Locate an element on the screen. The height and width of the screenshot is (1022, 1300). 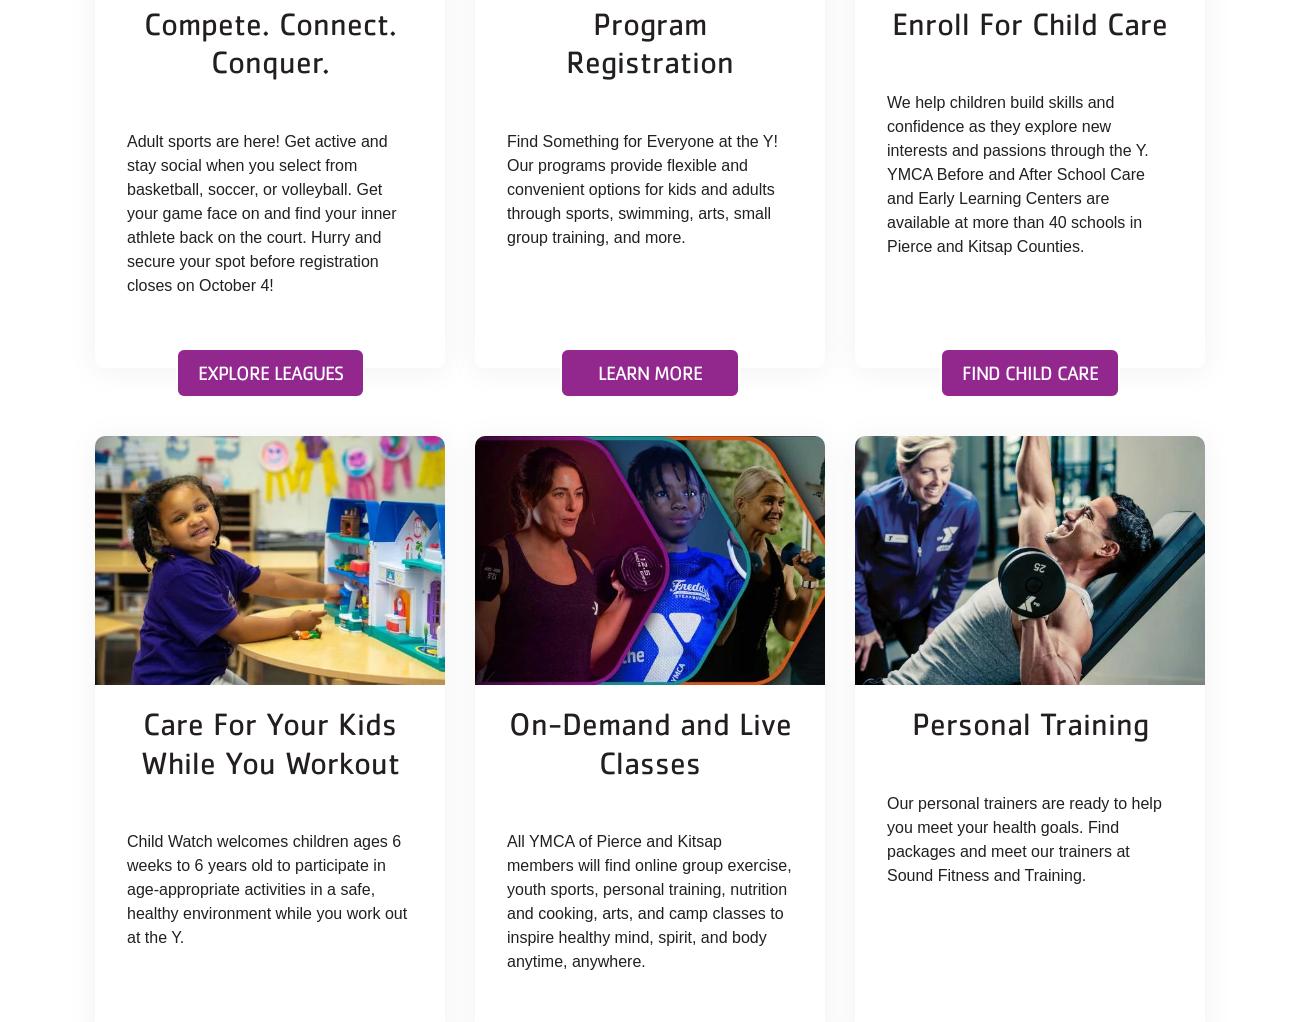
'Adult sports are here! Get active and stay social when you select from basketball, soccer, or volleyball. Get your game face on and find your inner athlete back on the court. Hurry and secure your spot before registration closes on October 4!' is located at coordinates (126, 212).